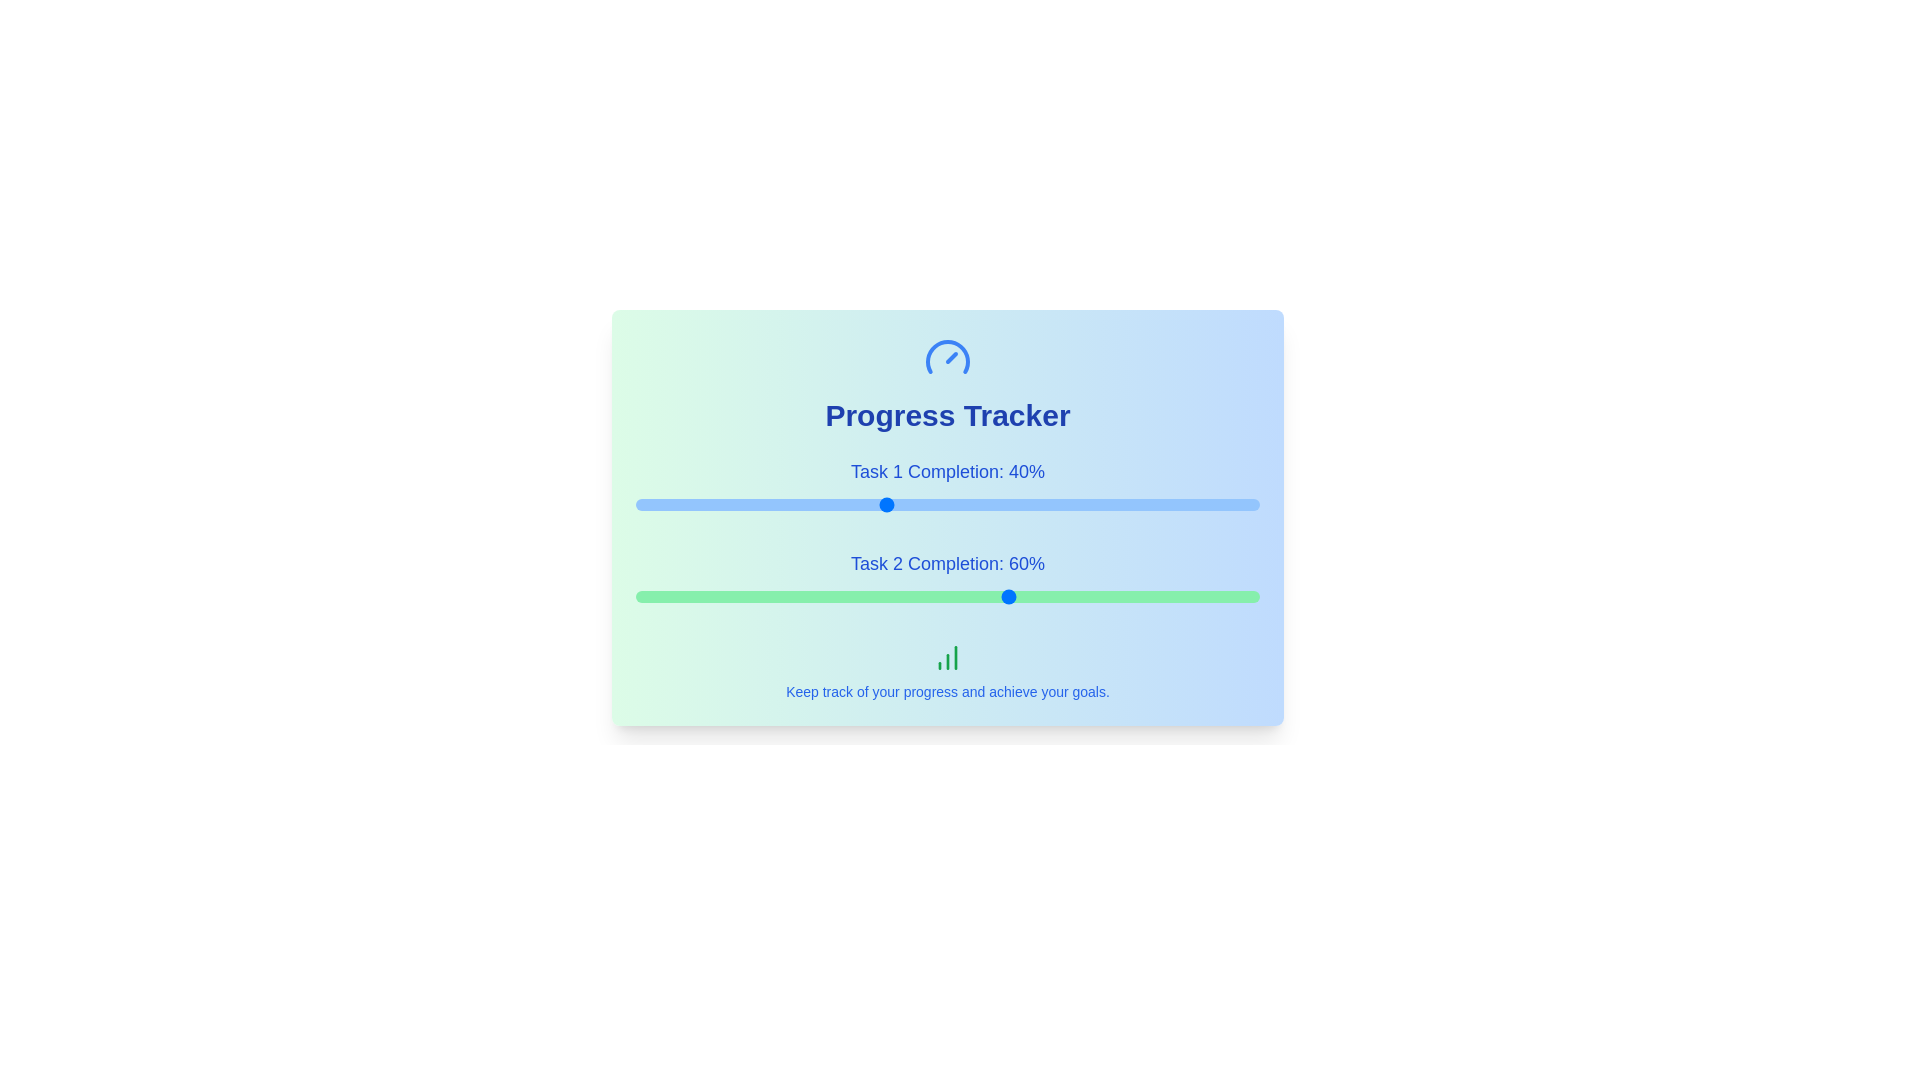 This screenshot has width=1920, height=1080. What do you see at coordinates (734, 504) in the screenshot?
I see `the progress value` at bounding box center [734, 504].